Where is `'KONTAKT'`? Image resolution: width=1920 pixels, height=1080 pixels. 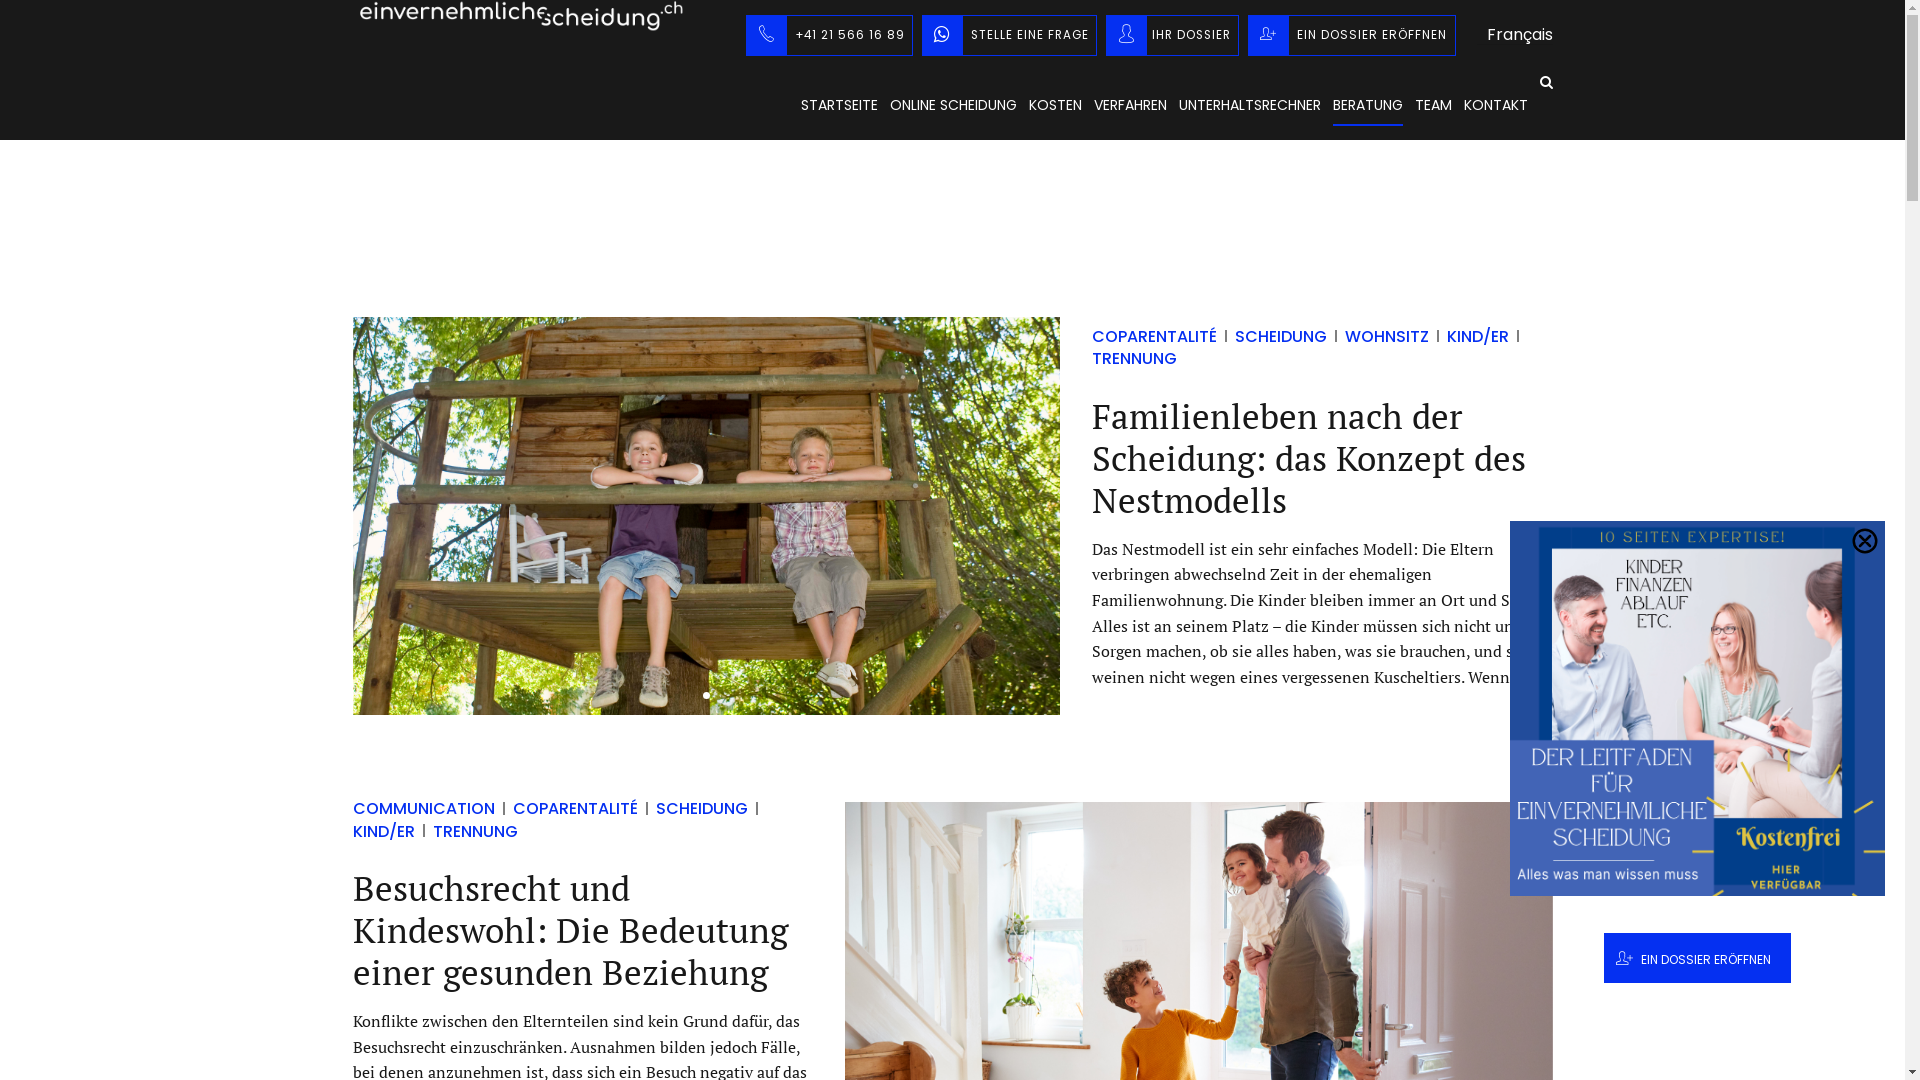
'KONTAKT' is located at coordinates (1496, 104).